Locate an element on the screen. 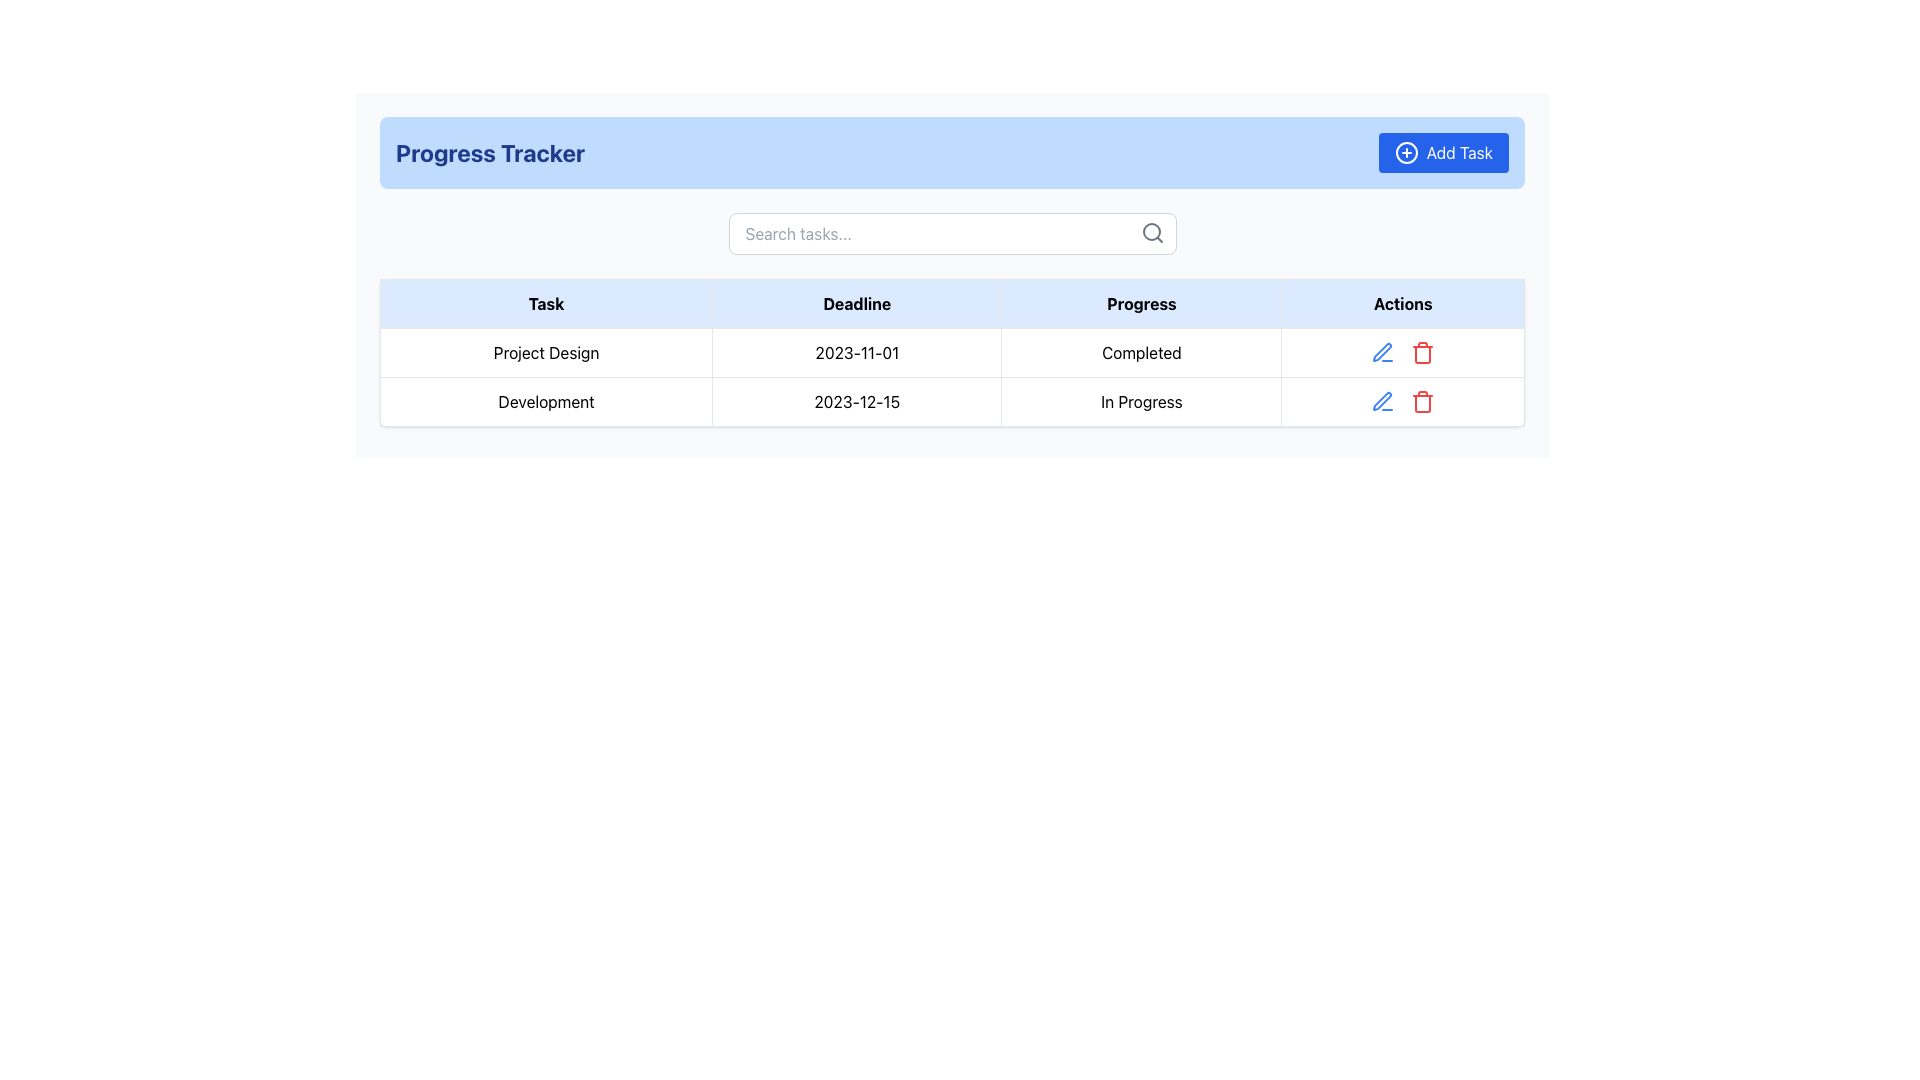 This screenshot has width=1920, height=1080. the trash bin icon in the action bar to initiate the delete action is located at coordinates (1422, 401).